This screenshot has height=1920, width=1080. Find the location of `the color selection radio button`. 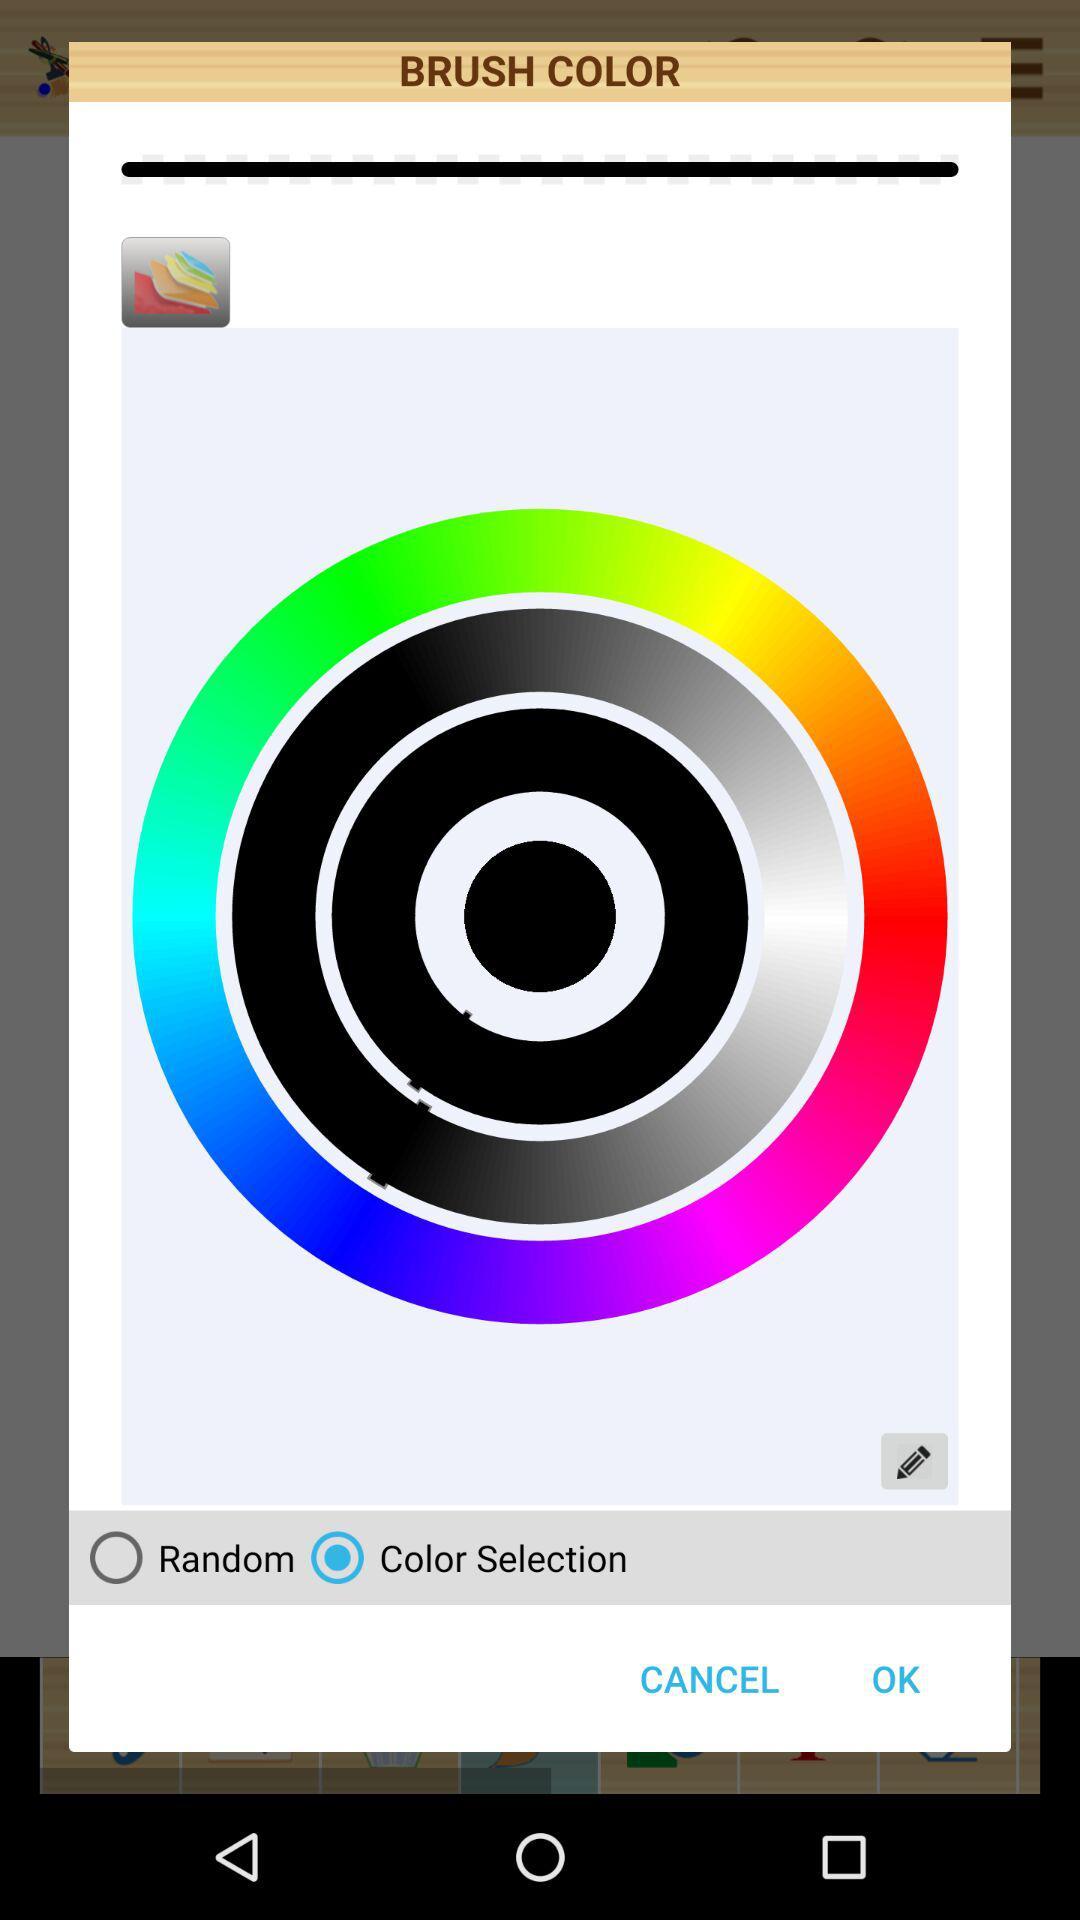

the color selection radio button is located at coordinates (461, 1556).